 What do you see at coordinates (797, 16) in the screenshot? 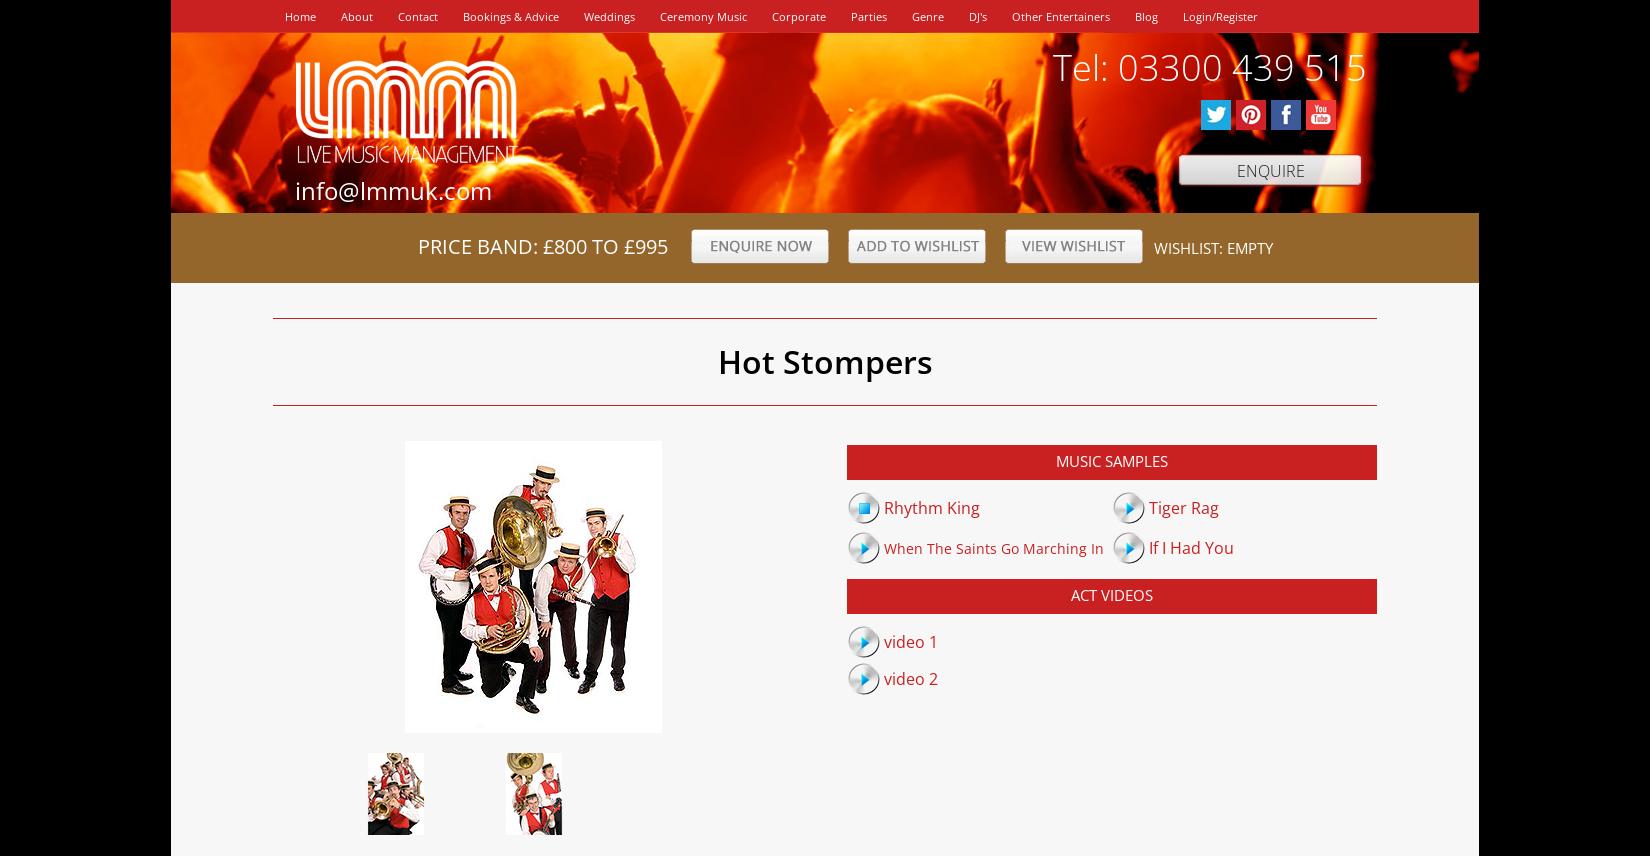
I see `'Corporate'` at bounding box center [797, 16].